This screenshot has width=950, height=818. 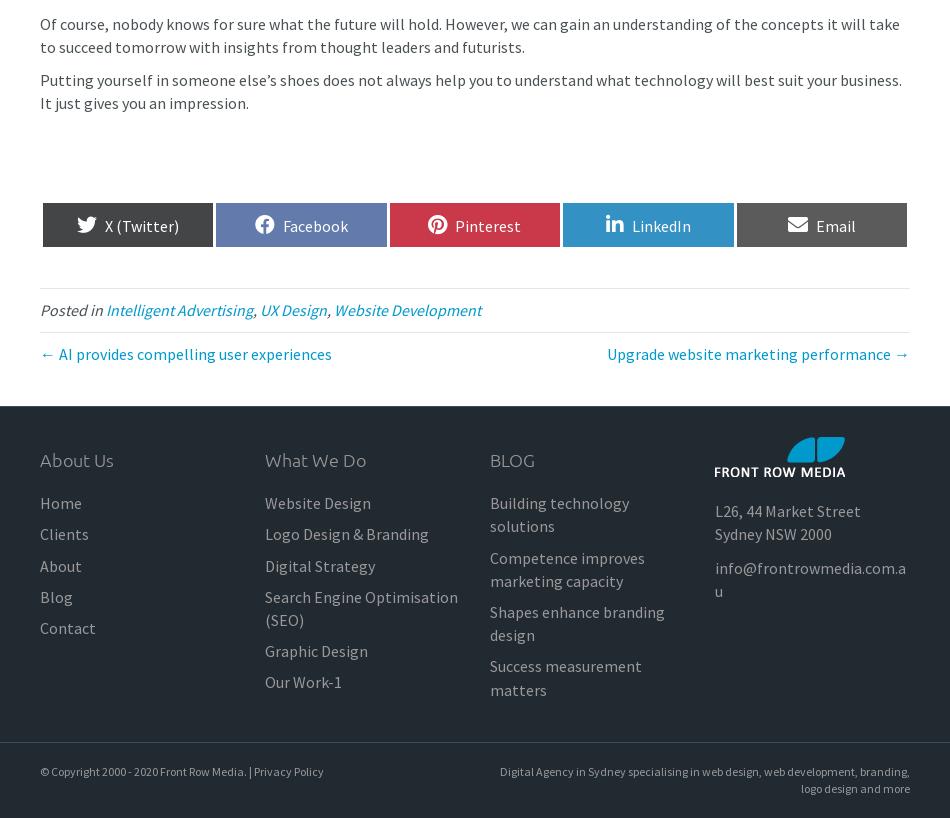 I want to click on 'Posted in', so click(x=72, y=308).